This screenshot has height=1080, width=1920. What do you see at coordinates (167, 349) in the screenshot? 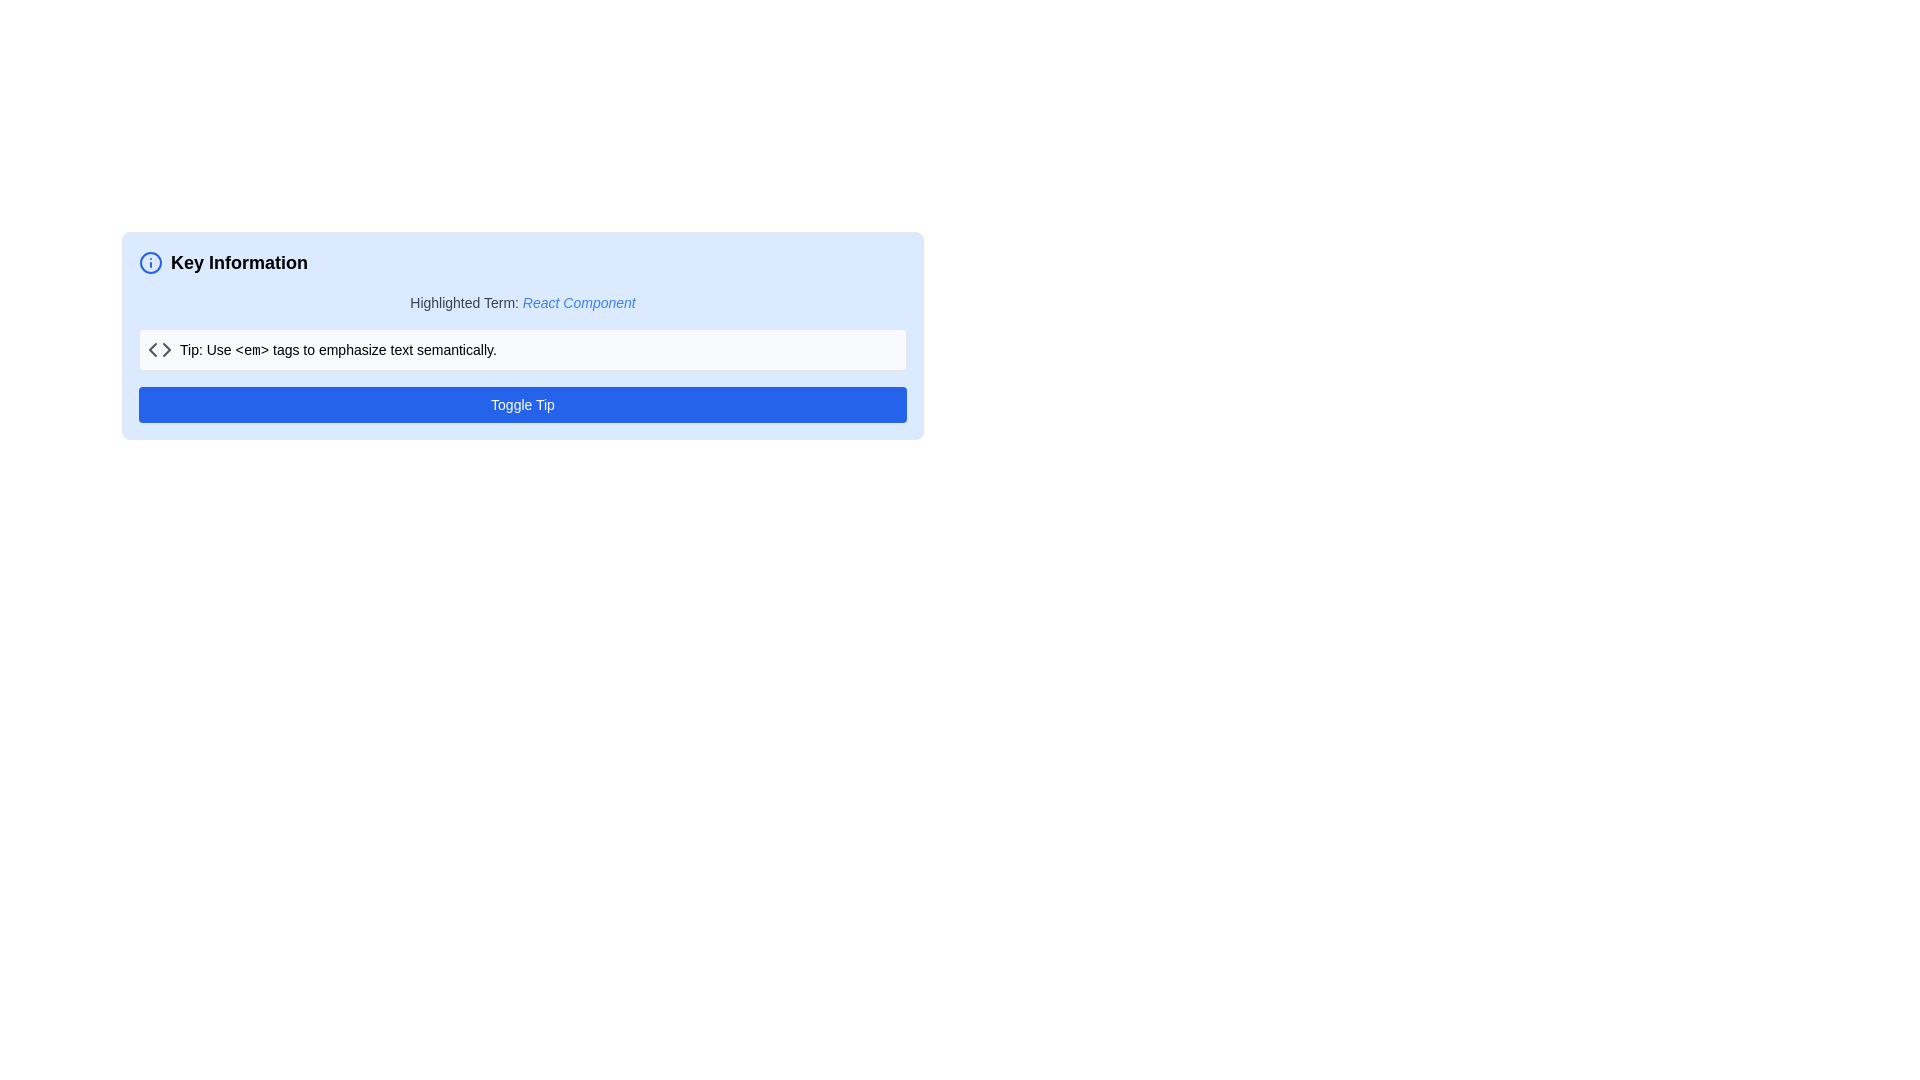
I see `the triangular arrow icon that is part of the vector graphic, styled with a thin black stroke, located at the rightmost position within the SVG group near the text 'Tip: Use <em> tags to emphasize text semantically.'` at bounding box center [167, 349].